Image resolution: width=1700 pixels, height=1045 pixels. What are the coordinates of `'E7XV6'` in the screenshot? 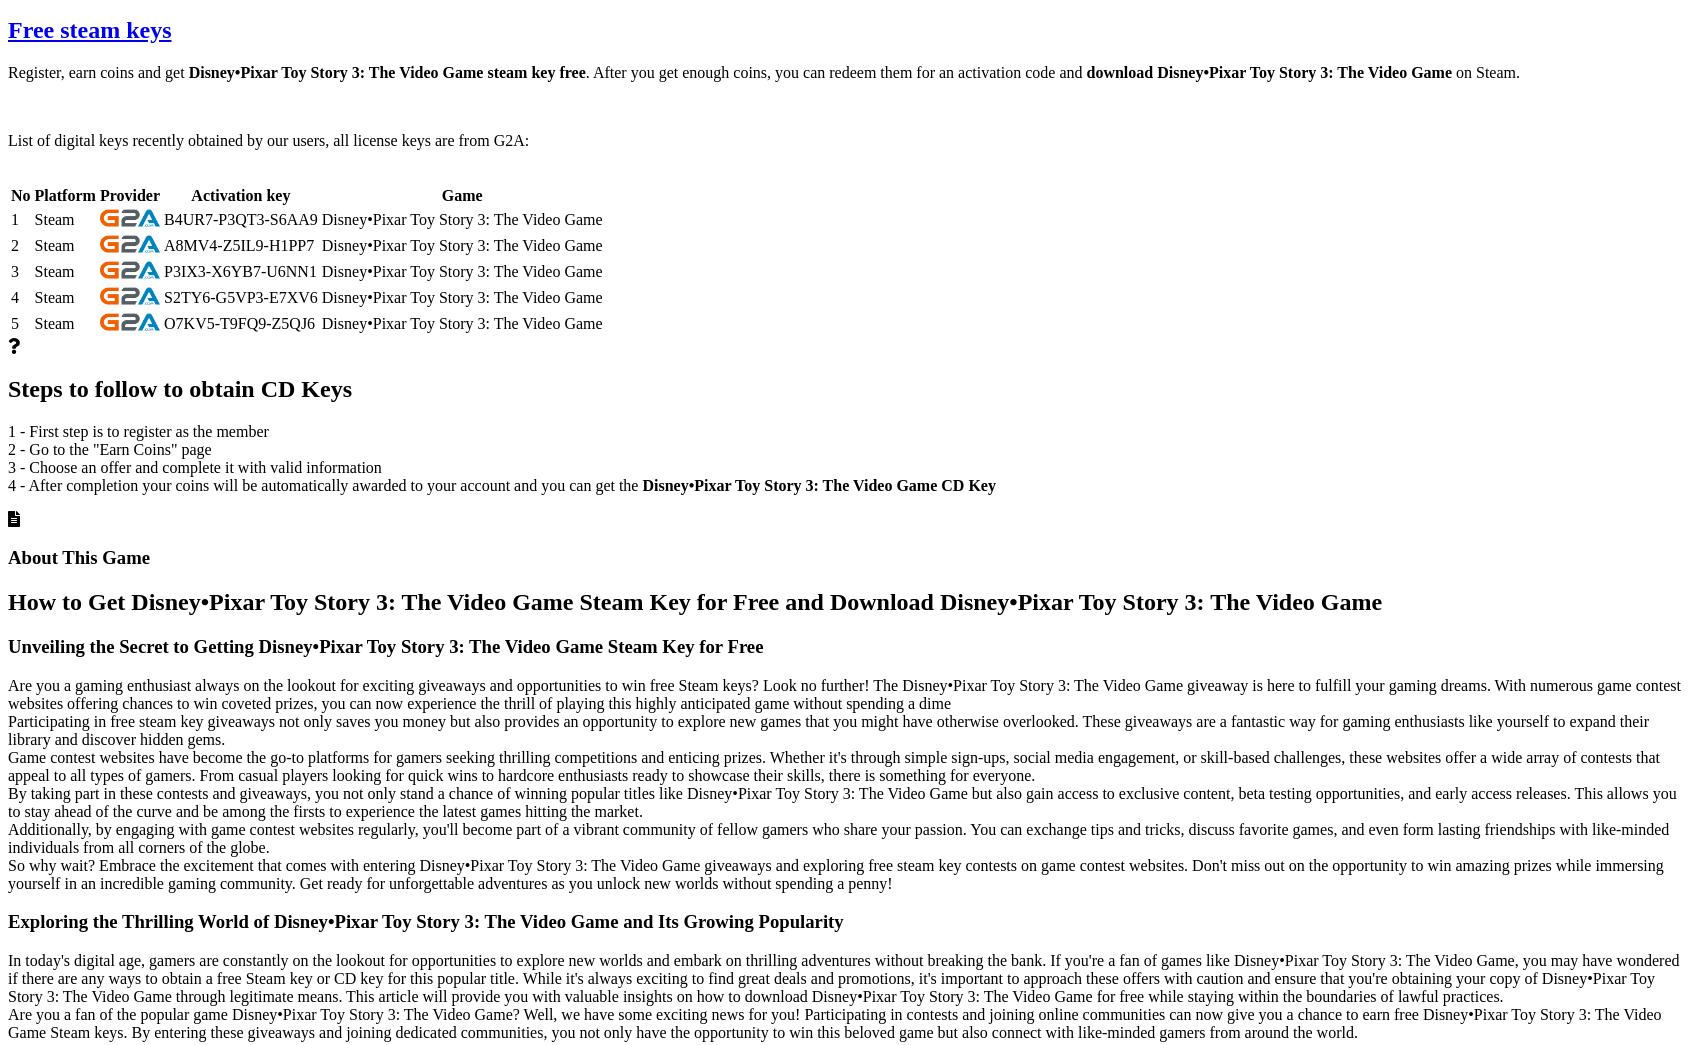 It's located at (267, 296).